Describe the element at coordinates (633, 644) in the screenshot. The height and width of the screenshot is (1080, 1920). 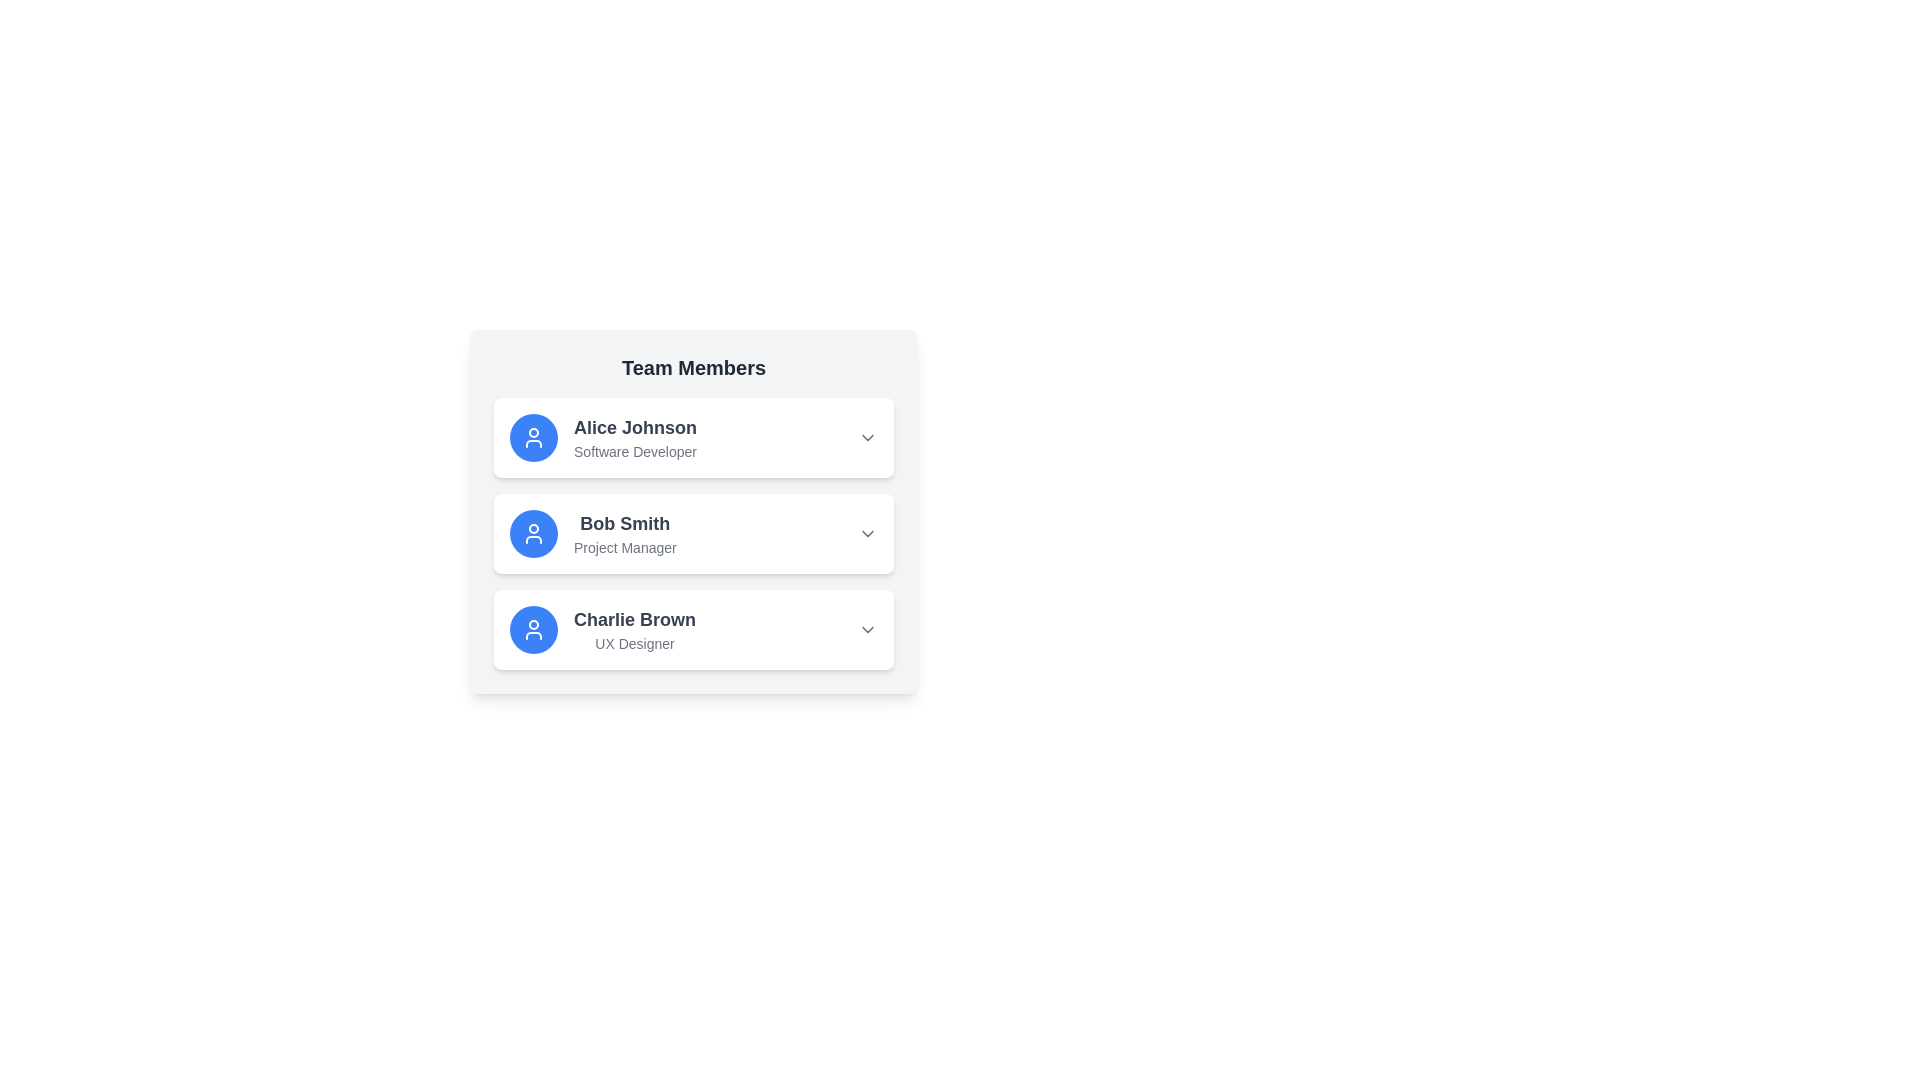
I see `text content of the Text label that describes 'Charlie Brown' as 'UX Designer', located in the third section of the Team Members list, directly under the text 'Charlie Brown'` at that location.